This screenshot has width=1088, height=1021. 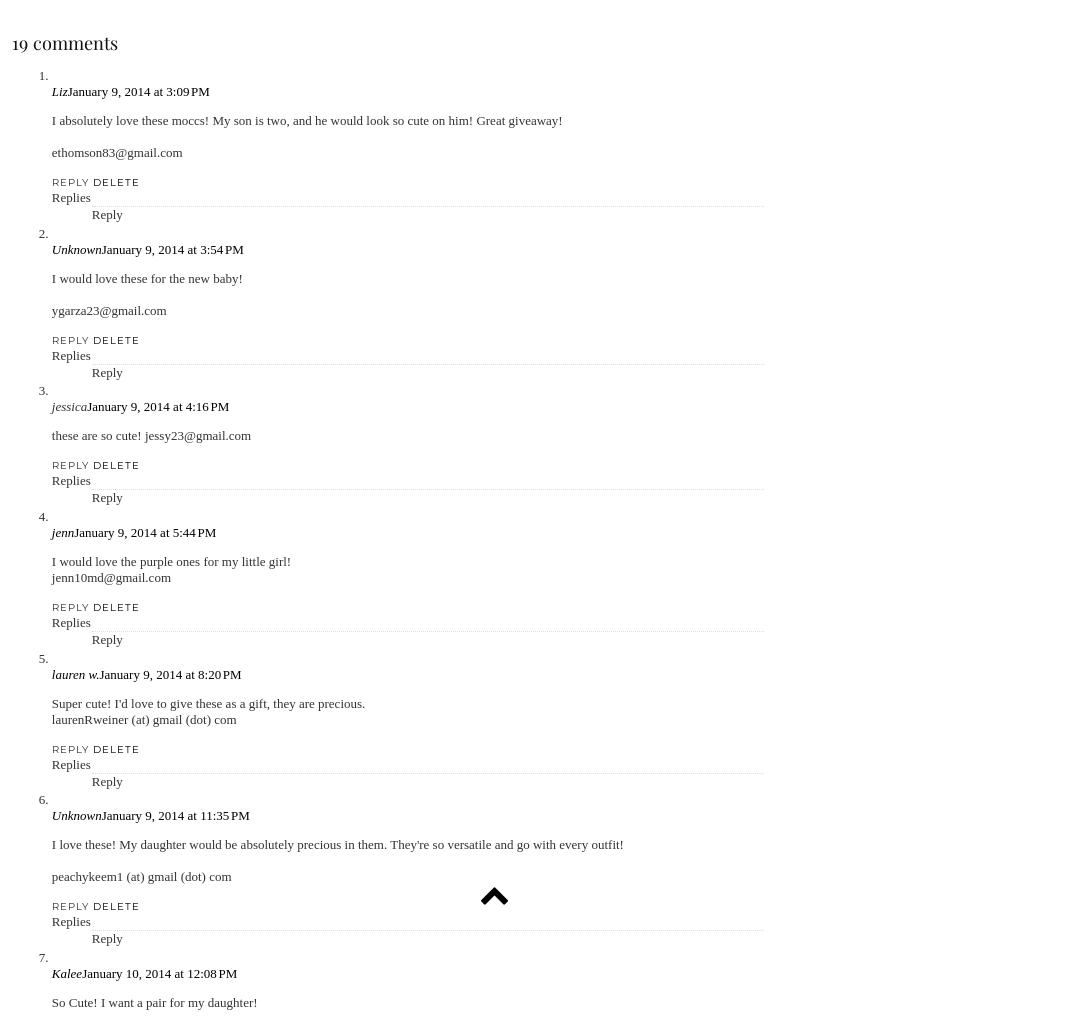 What do you see at coordinates (51, 152) in the screenshot?
I see `'ethomson83@gmail.com'` at bounding box center [51, 152].